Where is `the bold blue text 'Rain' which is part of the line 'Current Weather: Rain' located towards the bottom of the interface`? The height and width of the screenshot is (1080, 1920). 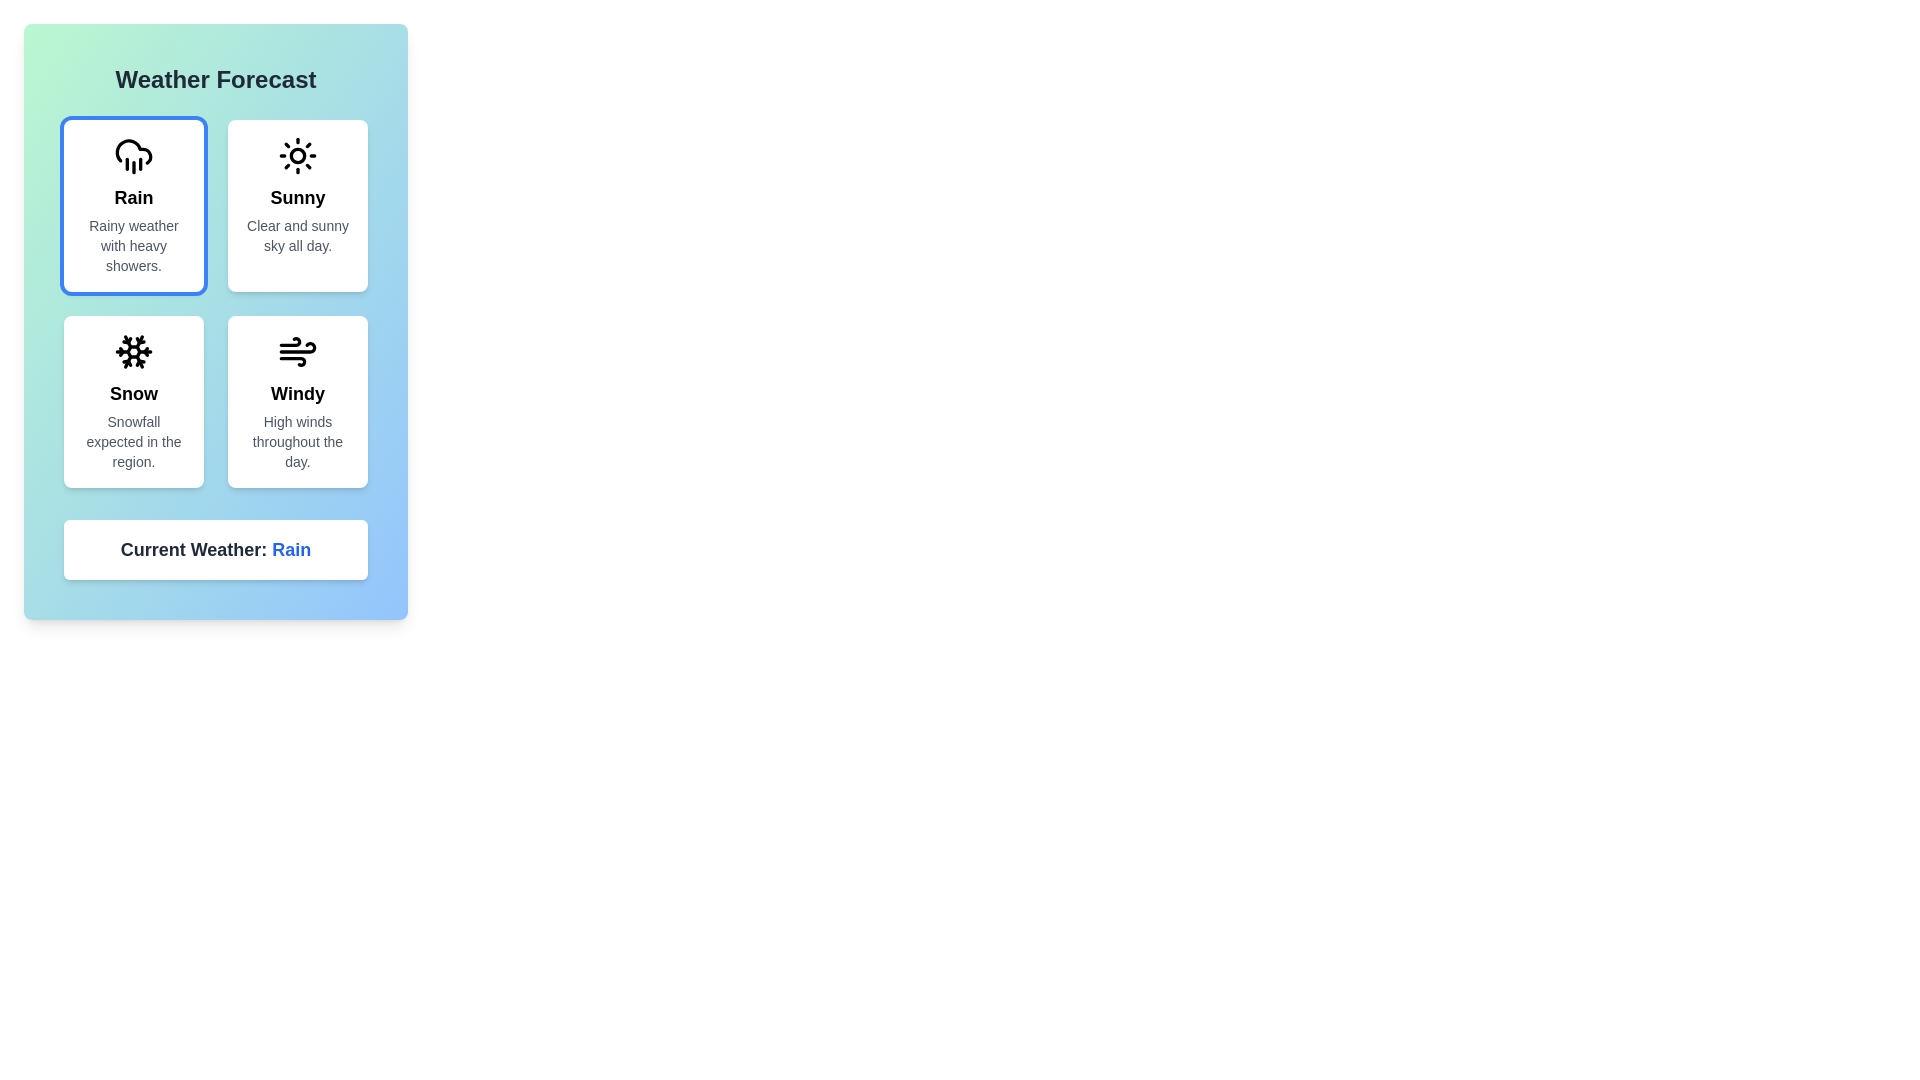
the bold blue text 'Rain' which is part of the line 'Current Weather: Rain' located towards the bottom of the interface is located at coordinates (290, 550).